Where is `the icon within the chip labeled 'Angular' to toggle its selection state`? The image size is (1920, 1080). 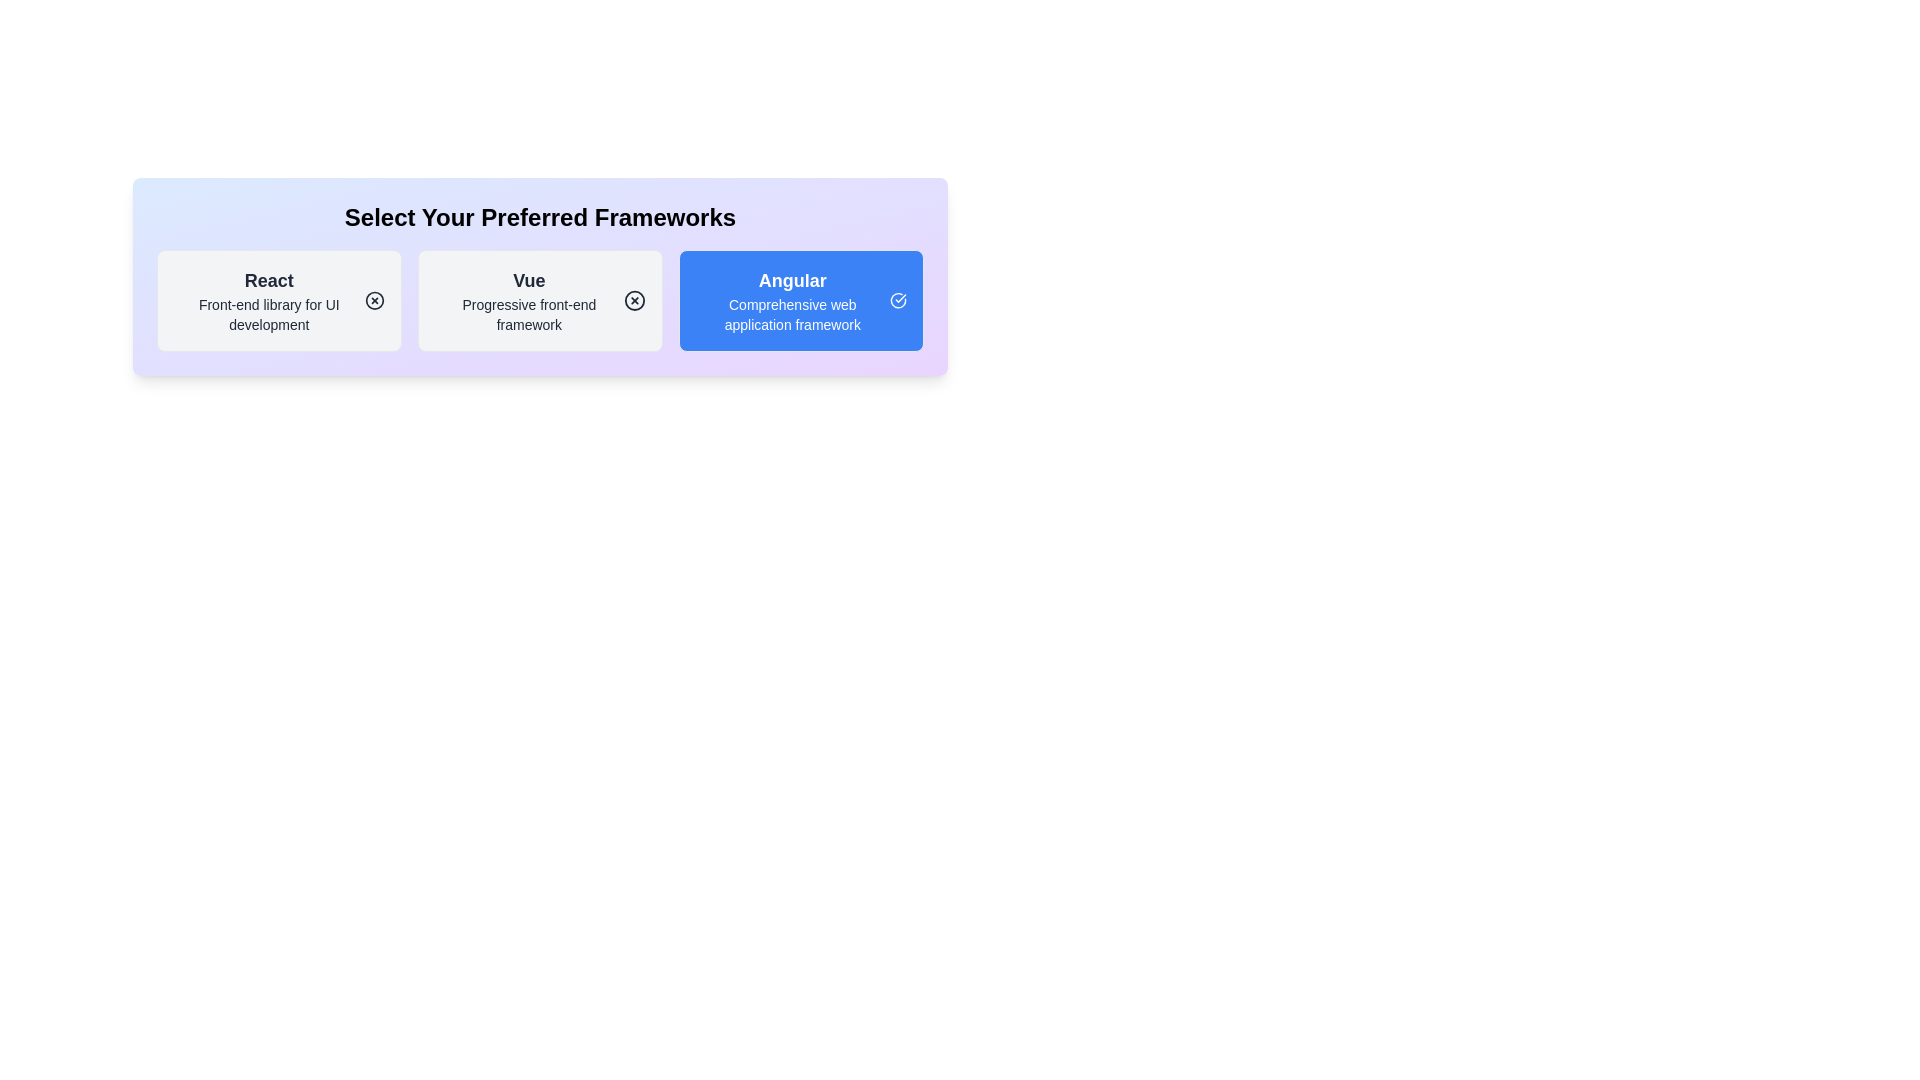 the icon within the chip labeled 'Angular' to toggle its selection state is located at coordinates (897, 300).